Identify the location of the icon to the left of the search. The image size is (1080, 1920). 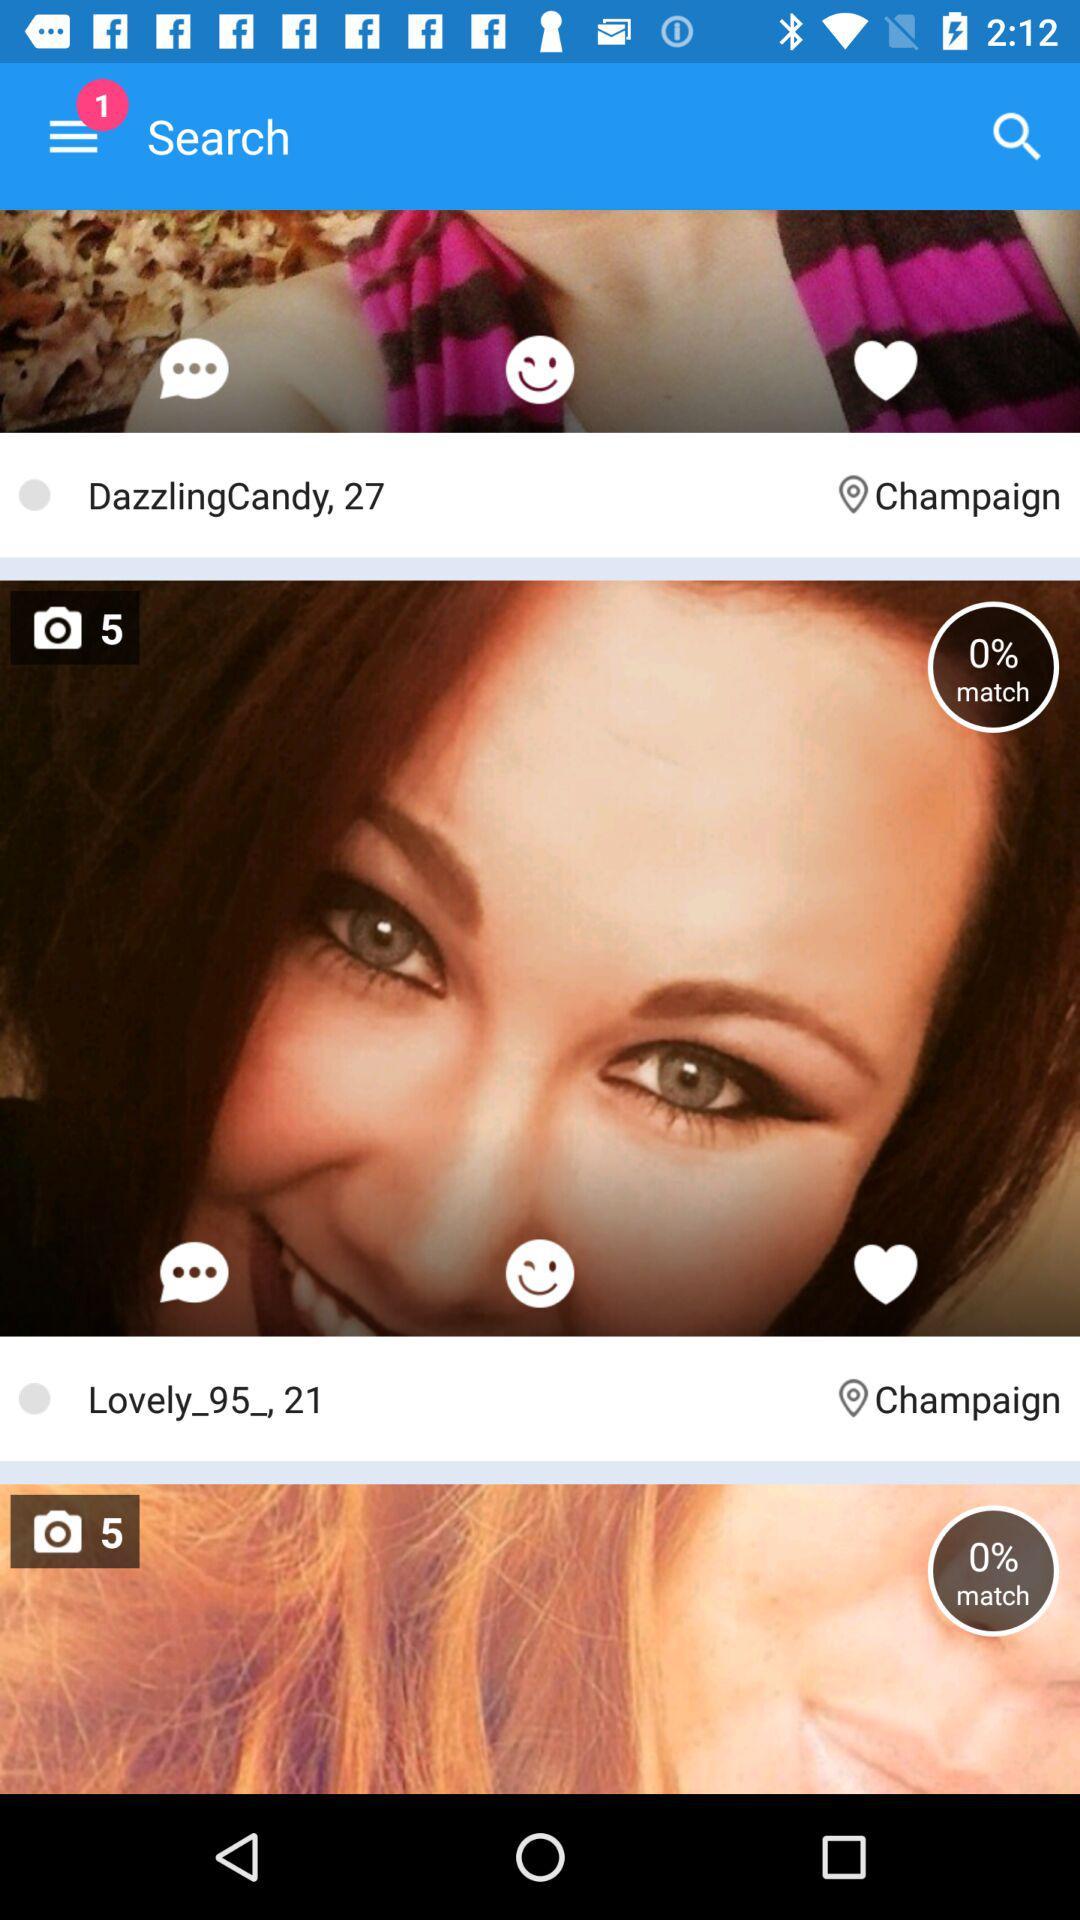
(72, 135).